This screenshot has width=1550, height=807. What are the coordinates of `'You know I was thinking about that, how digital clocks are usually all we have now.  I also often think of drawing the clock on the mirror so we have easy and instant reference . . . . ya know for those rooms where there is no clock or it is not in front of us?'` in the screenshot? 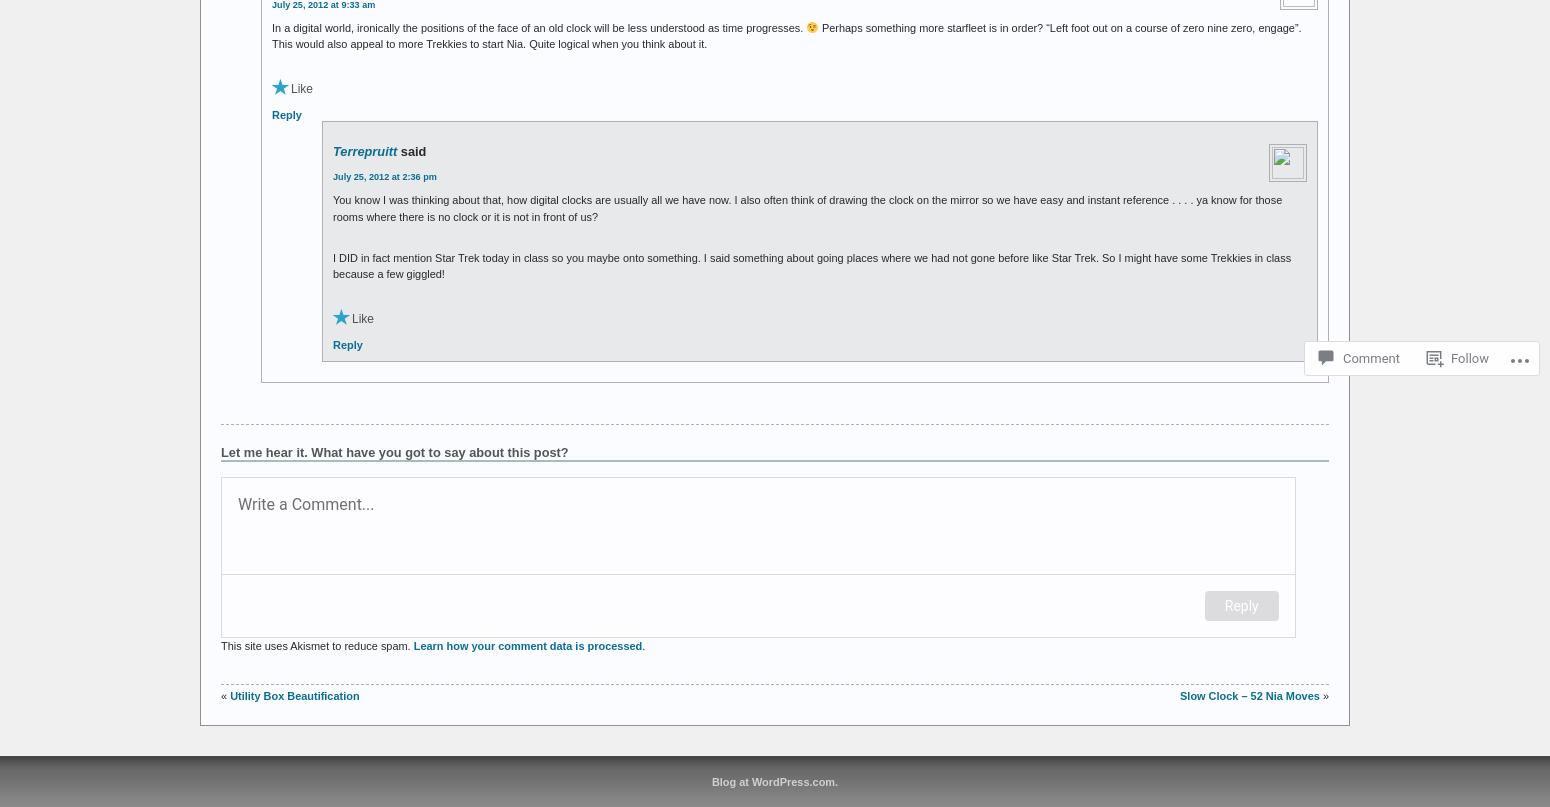 It's located at (806, 207).